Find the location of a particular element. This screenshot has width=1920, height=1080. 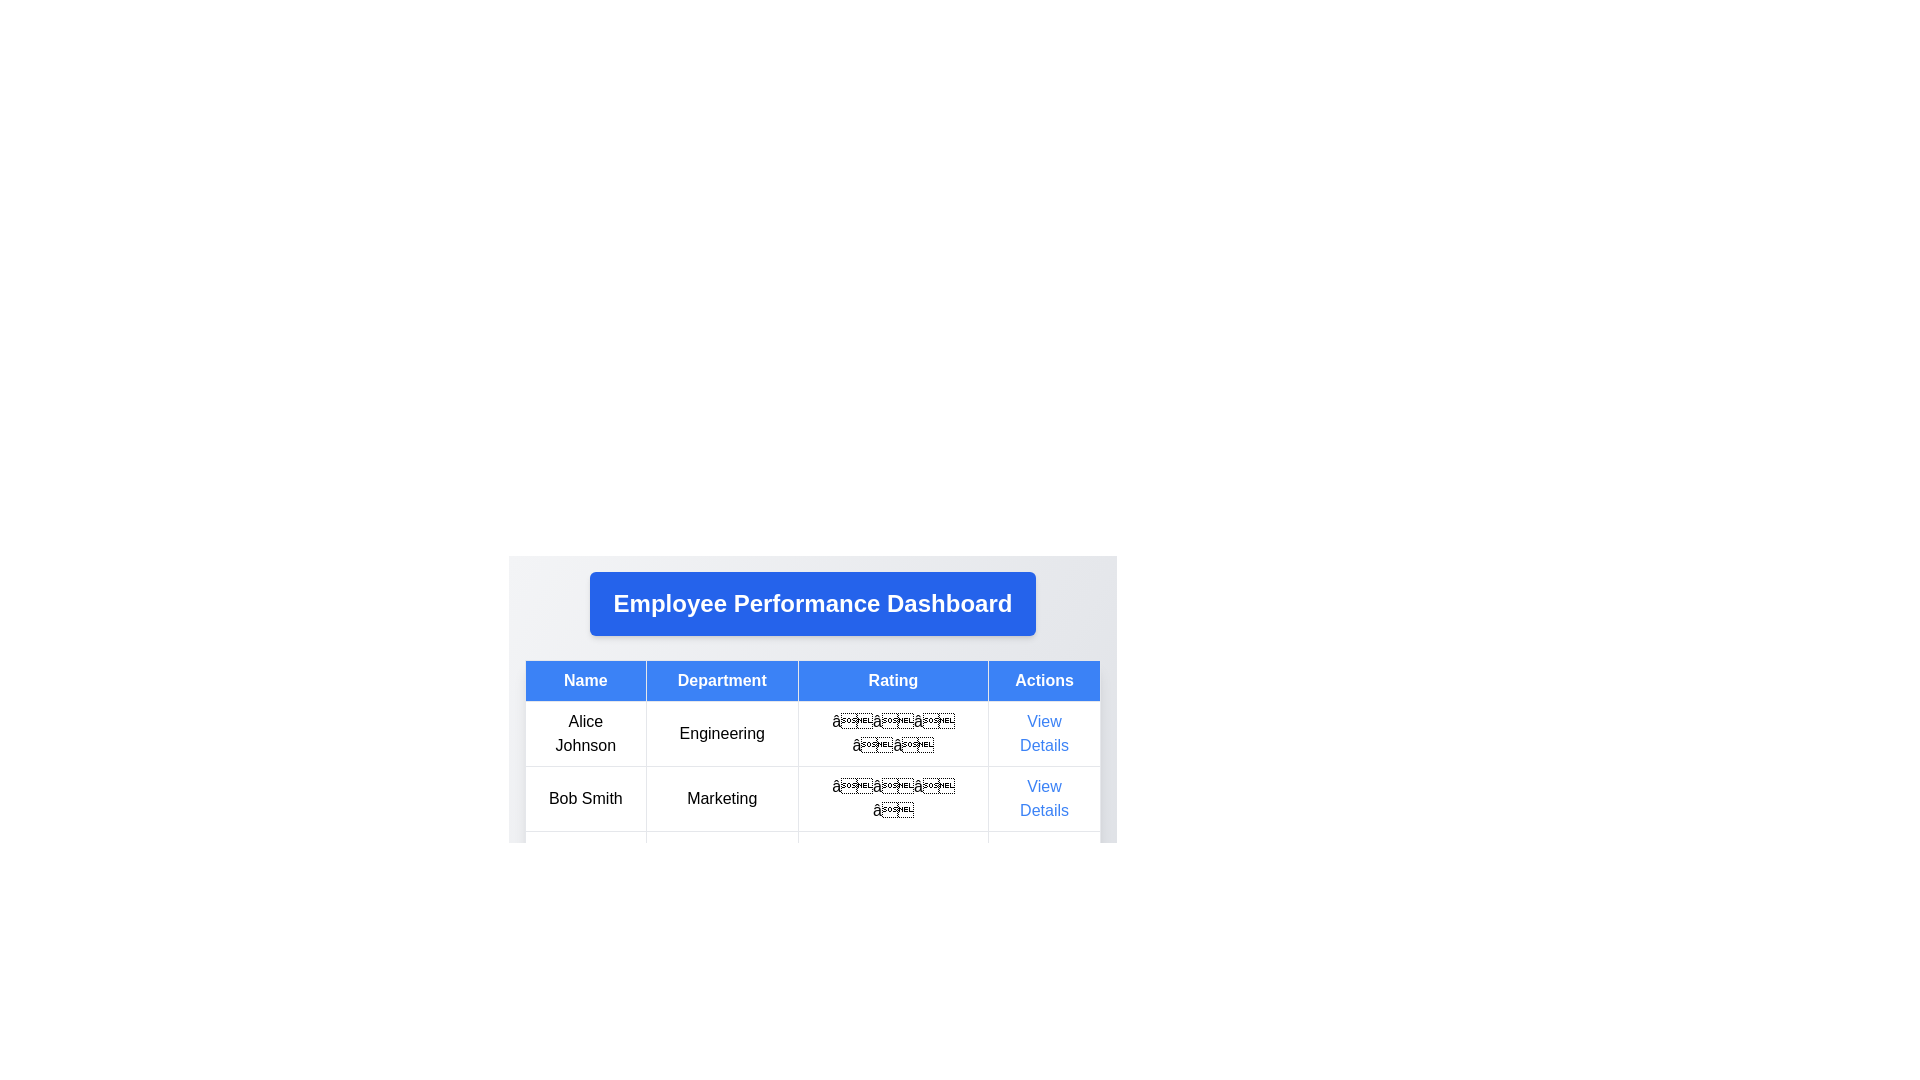

the clickable text link labeled 'View Details' located in the bottom row of the table under the 'Actions' column, specifically aligned with the row representing 'Bob Smith' is located at coordinates (1043, 797).